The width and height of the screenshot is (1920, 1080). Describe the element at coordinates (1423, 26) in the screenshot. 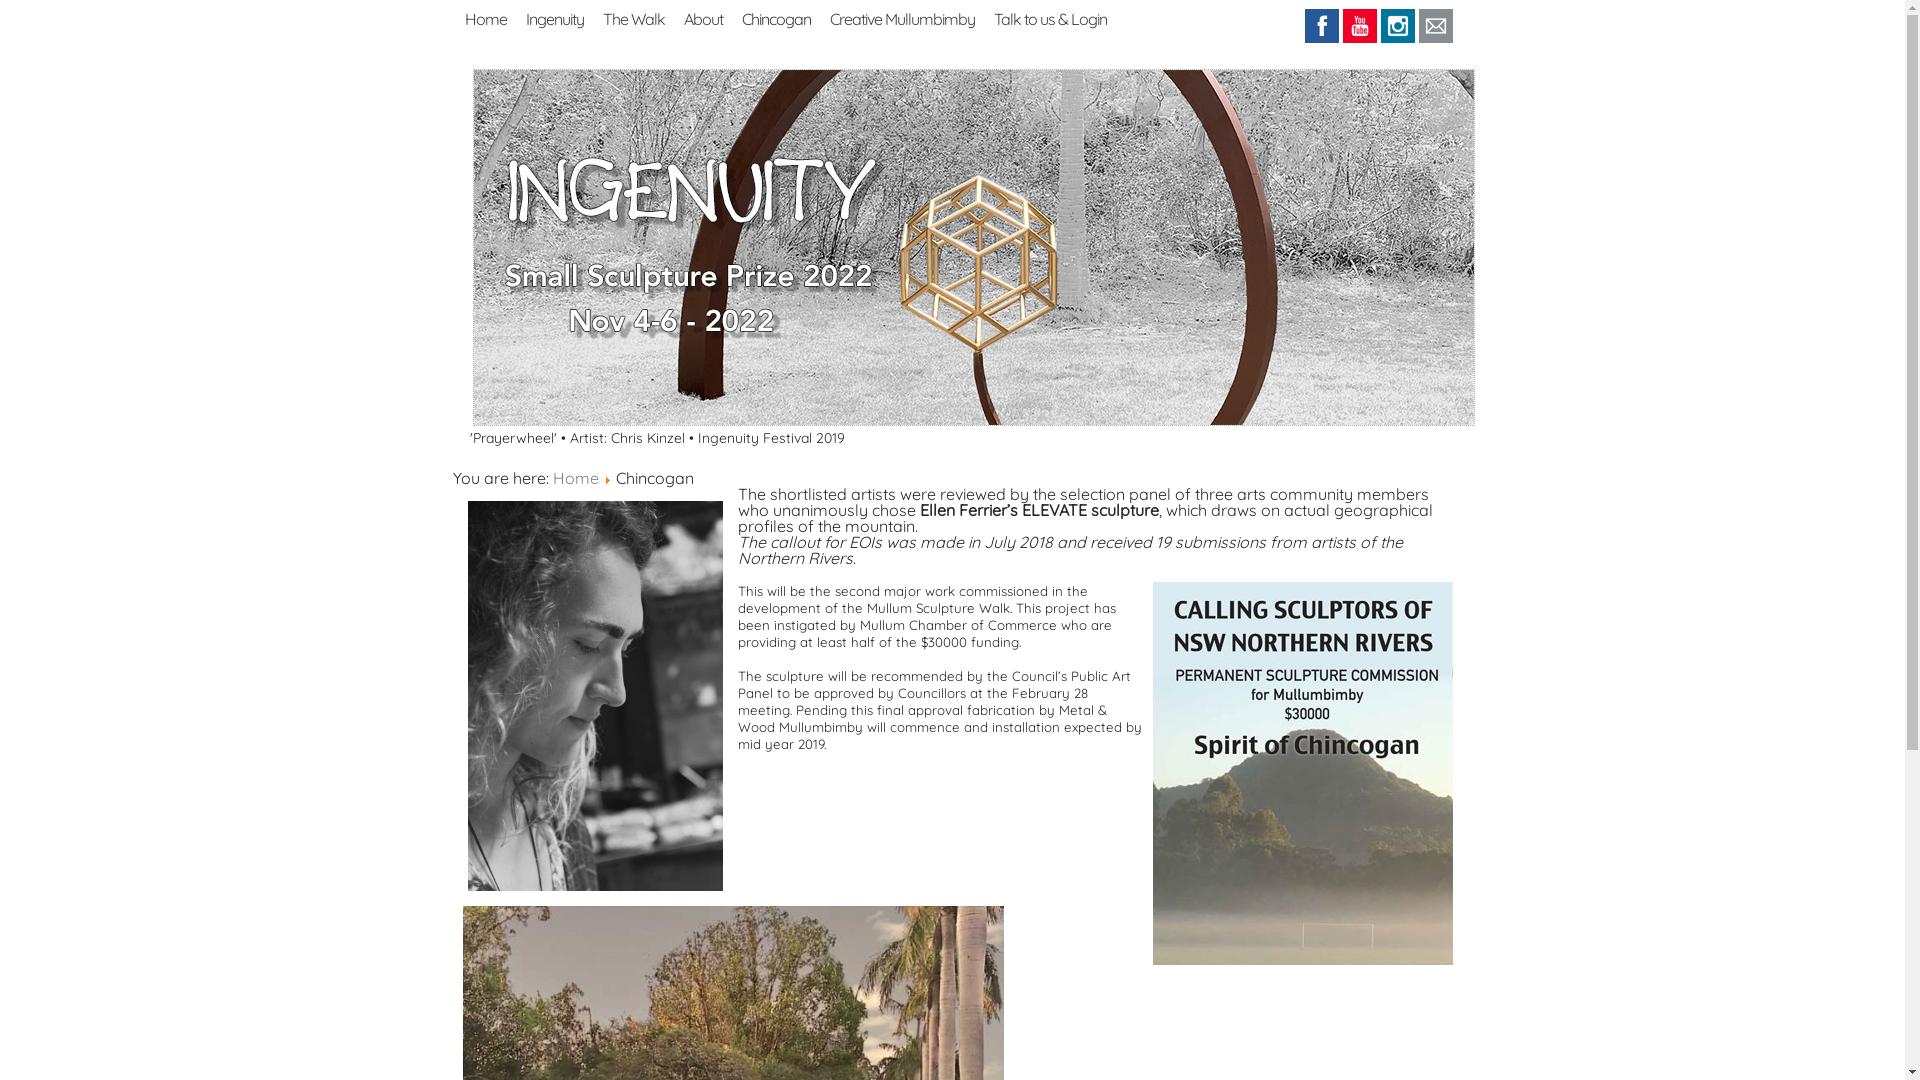

I see `'Email'` at that location.